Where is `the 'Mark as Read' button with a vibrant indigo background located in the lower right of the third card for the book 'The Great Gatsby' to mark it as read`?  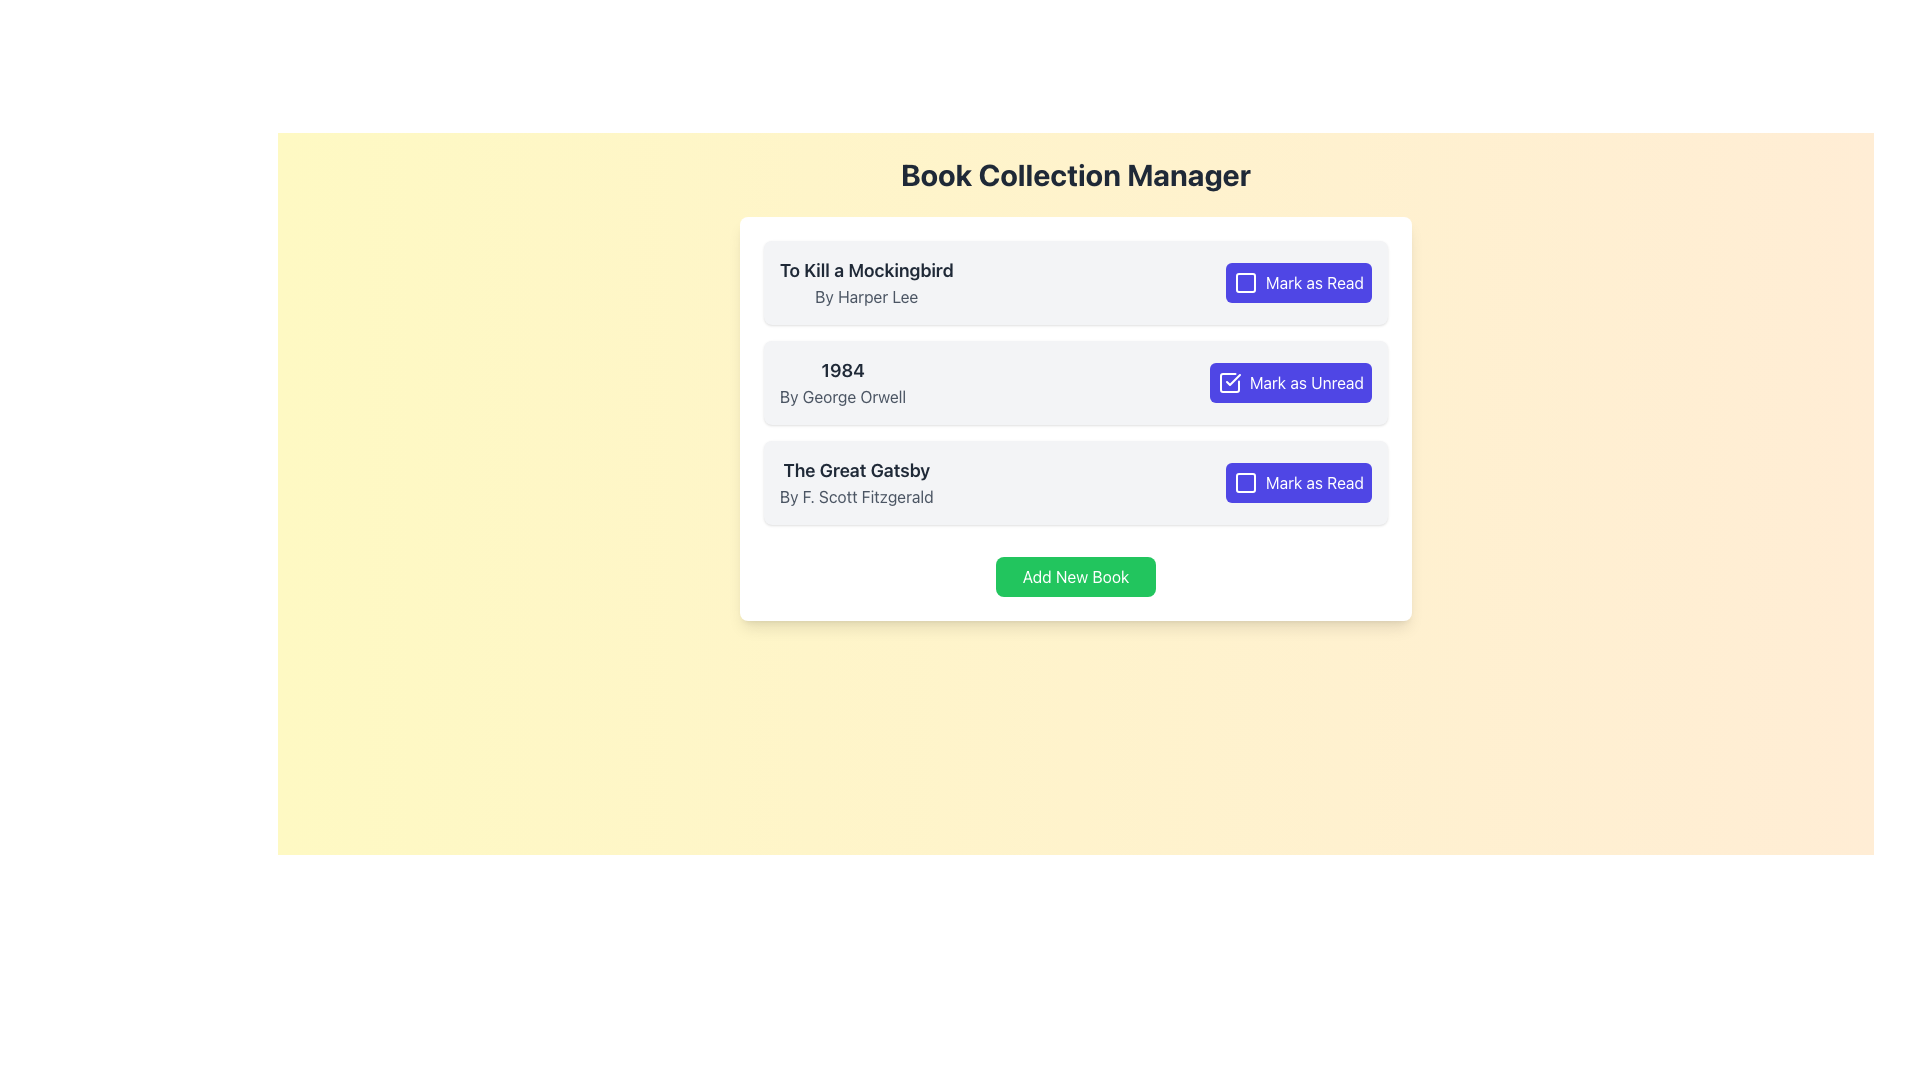
the 'Mark as Read' button with a vibrant indigo background located in the lower right of the third card for the book 'The Great Gatsby' to mark it as read is located at coordinates (1298, 482).